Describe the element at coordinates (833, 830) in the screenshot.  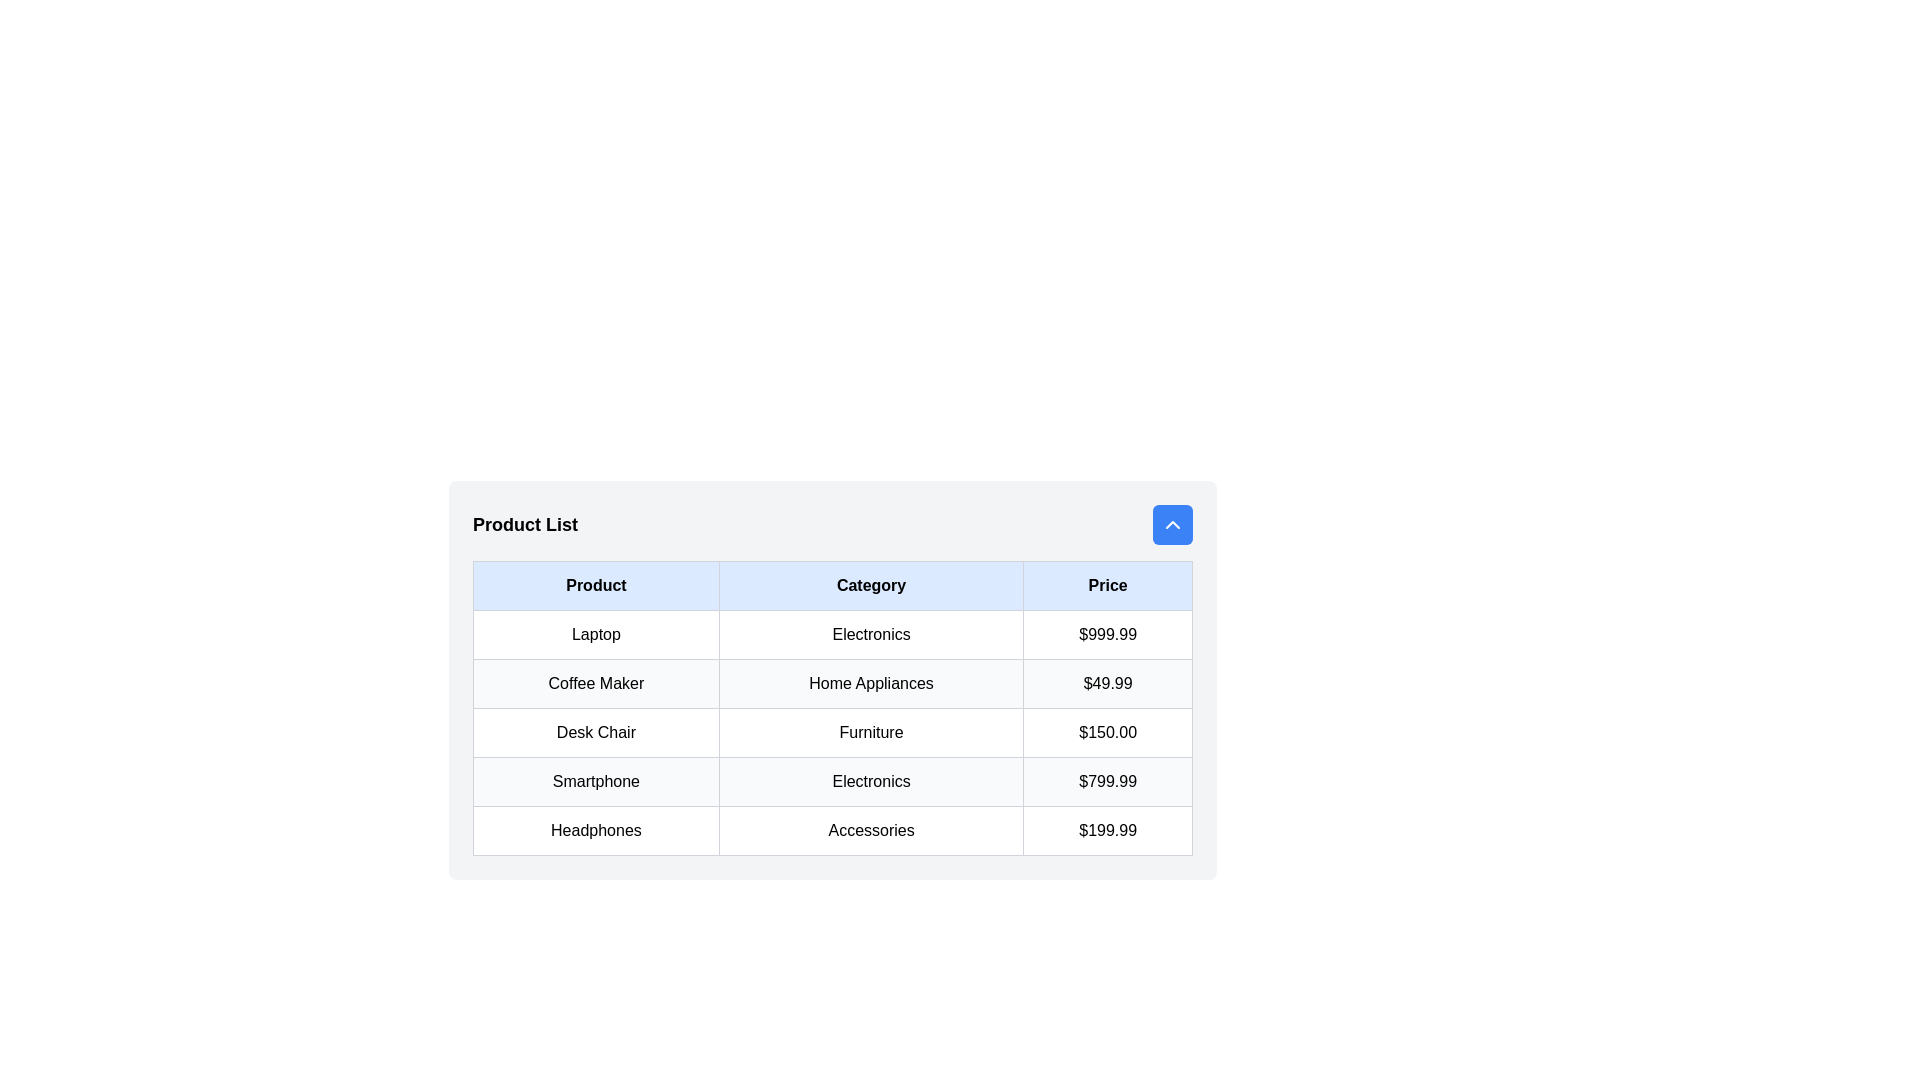
I see `the fifth row` at that location.